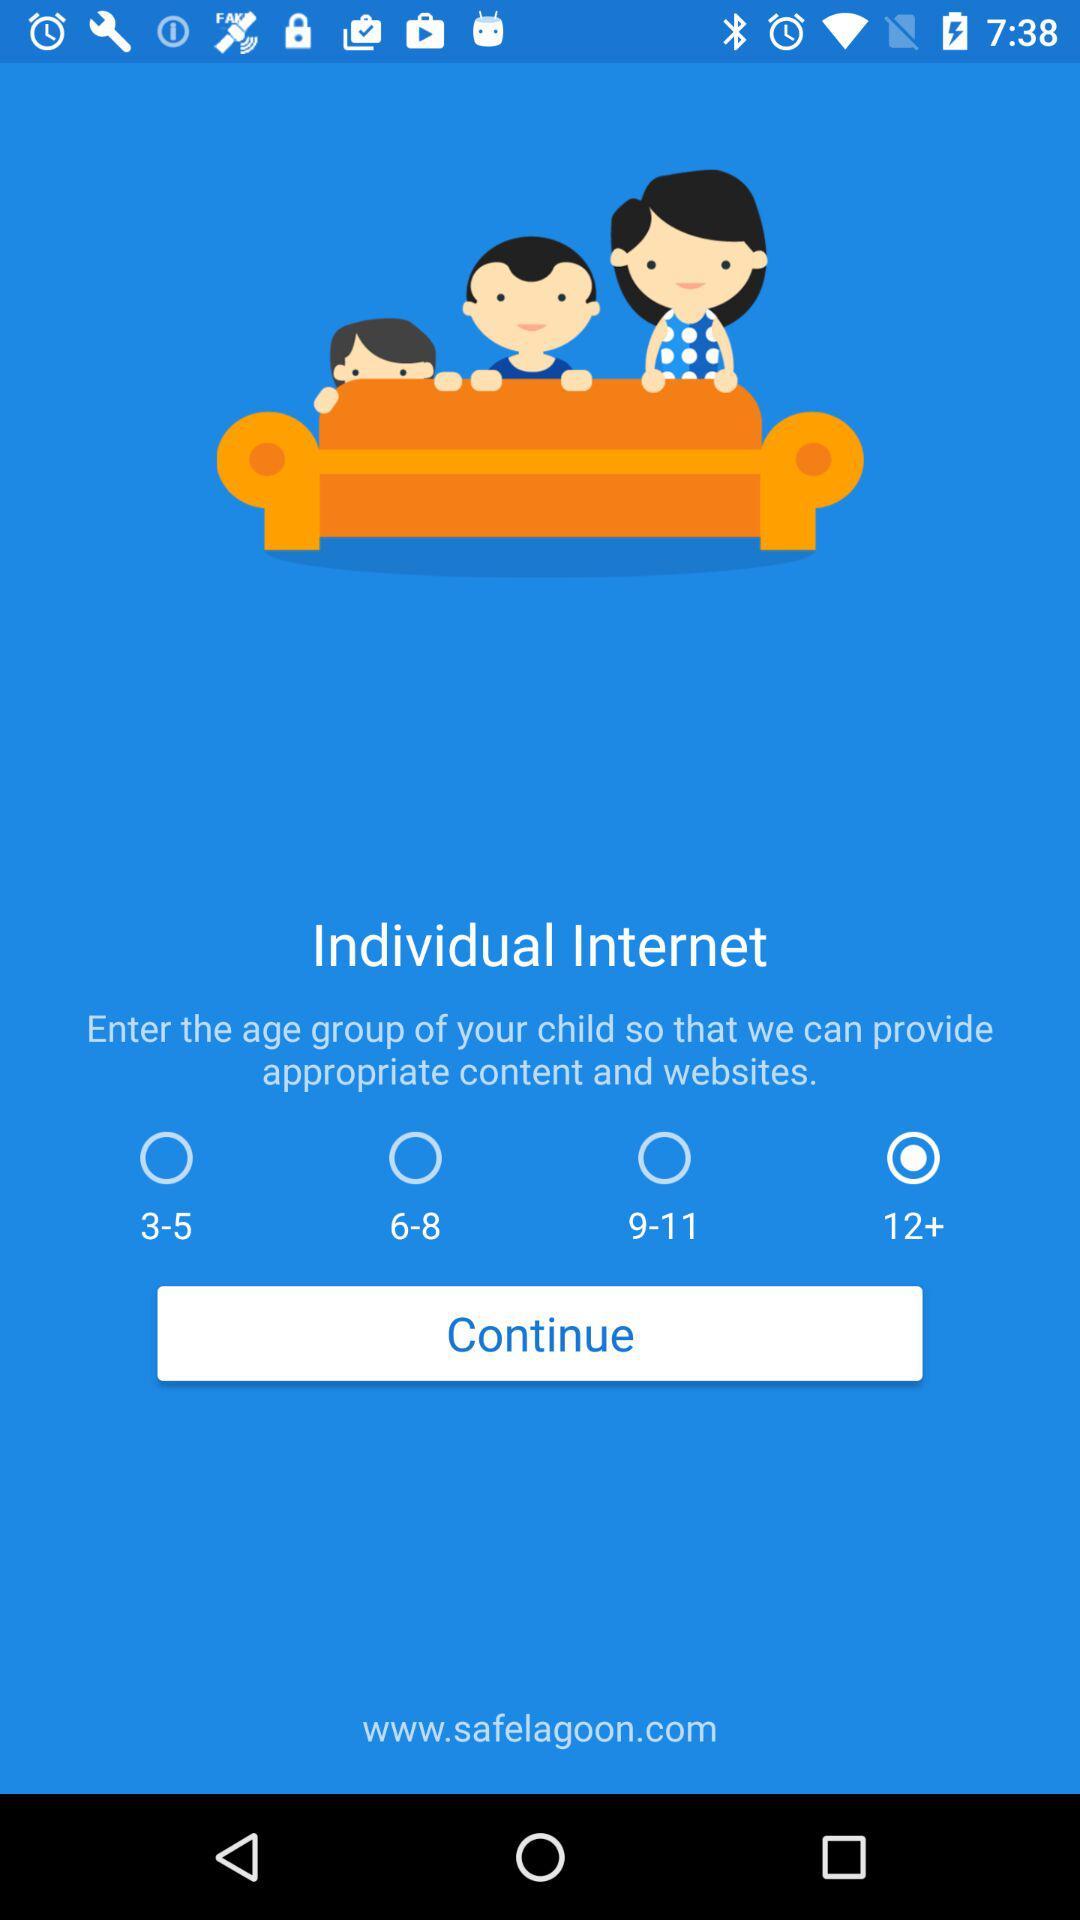 The image size is (1080, 1920). I want to click on the item next to 9-11 item, so click(414, 1182).